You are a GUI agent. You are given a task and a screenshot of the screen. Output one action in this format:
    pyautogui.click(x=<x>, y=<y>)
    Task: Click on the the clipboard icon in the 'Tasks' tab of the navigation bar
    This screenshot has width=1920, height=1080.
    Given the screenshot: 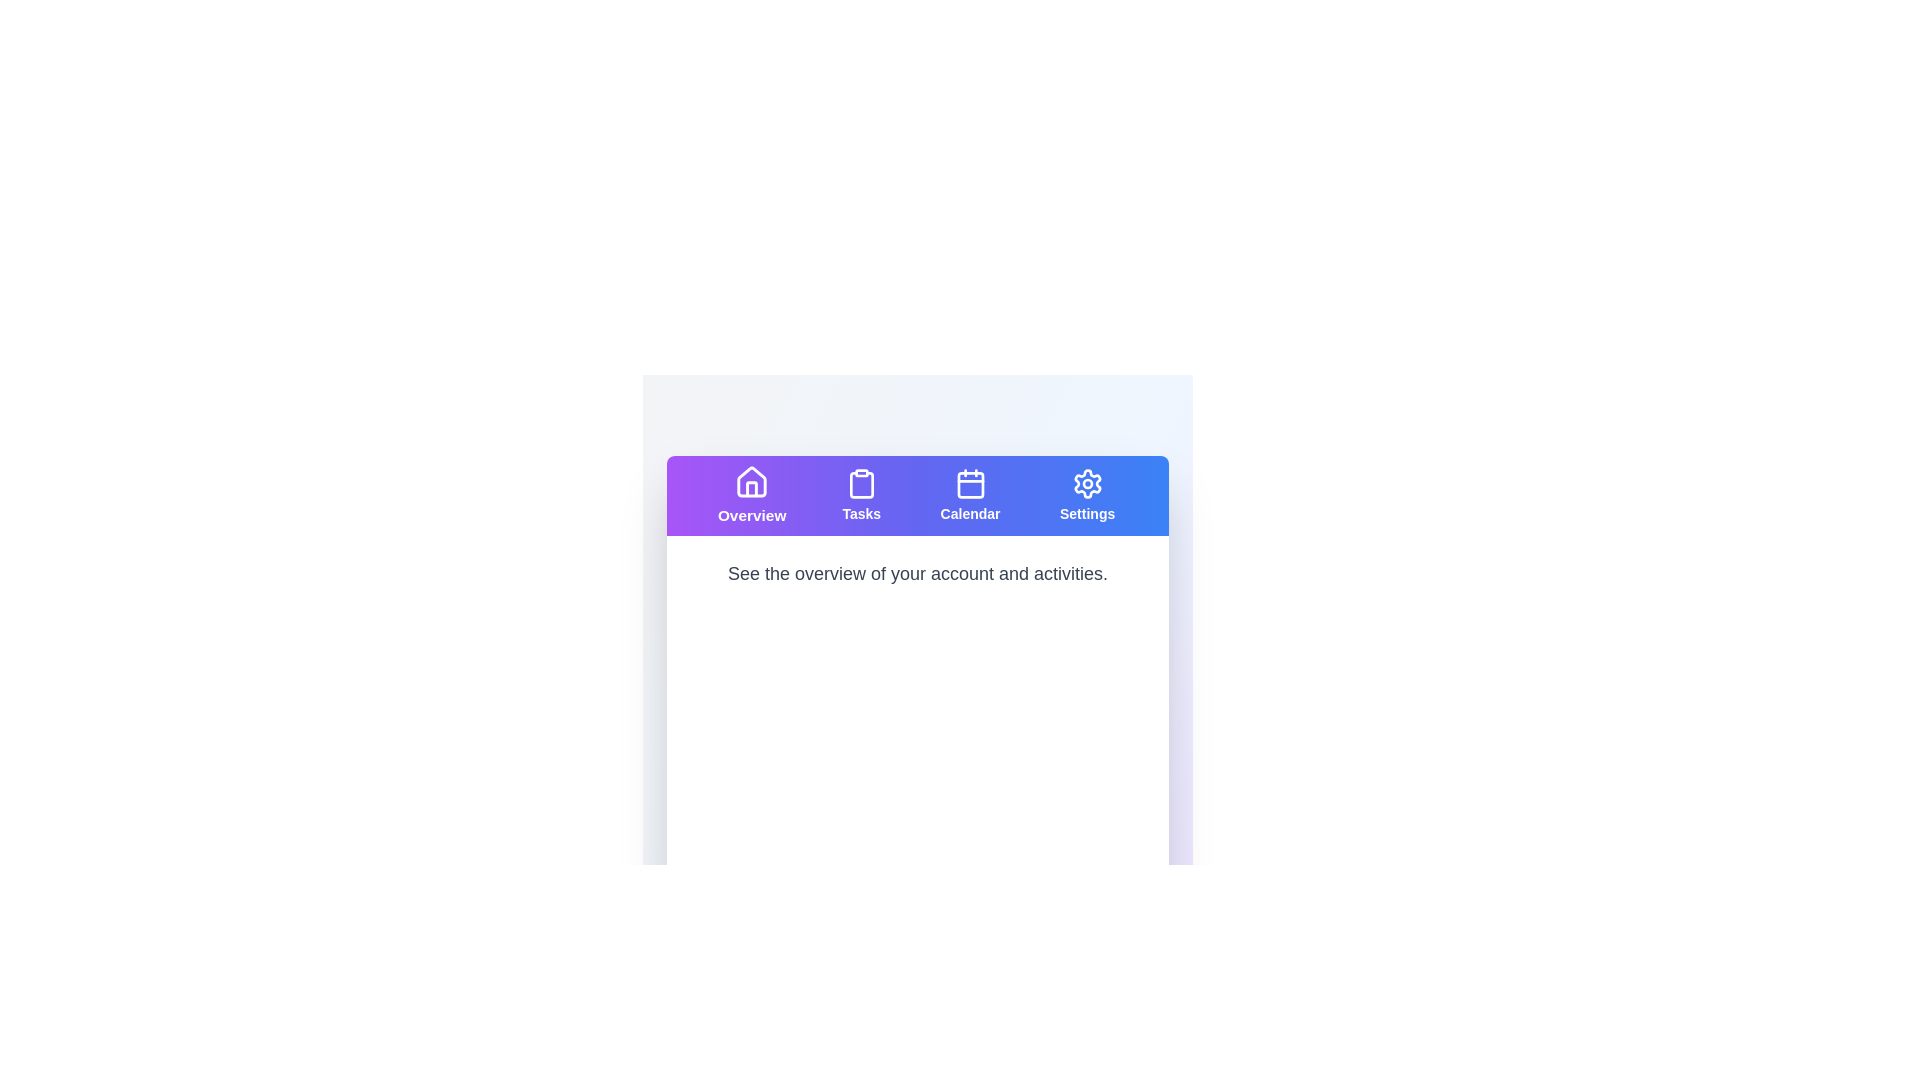 What is the action you would take?
    pyautogui.click(x=861, y=485)
    